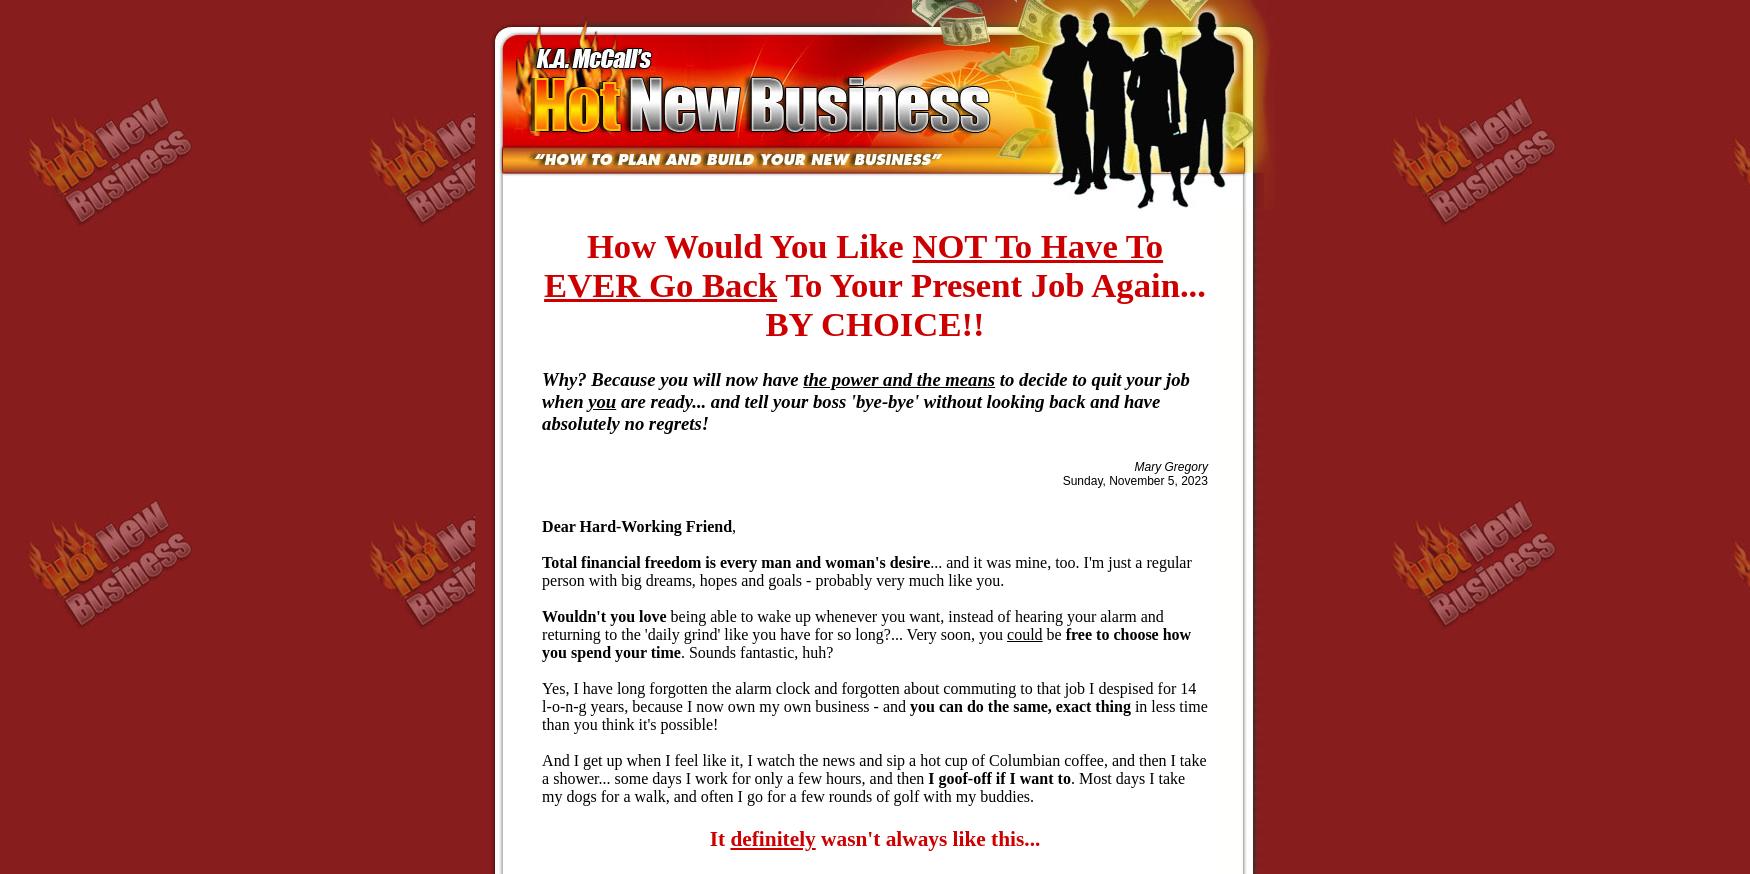 The width and height of the screenshot is (1750, 874). Describe the element at coordinates (873, 767) in the screenshot. I see `'And I get up when I feel like it, I watch the news and sip a hot cup of Columbian coffee, and then I take a shower... some days I work for only a few hours, and then'` at that location.